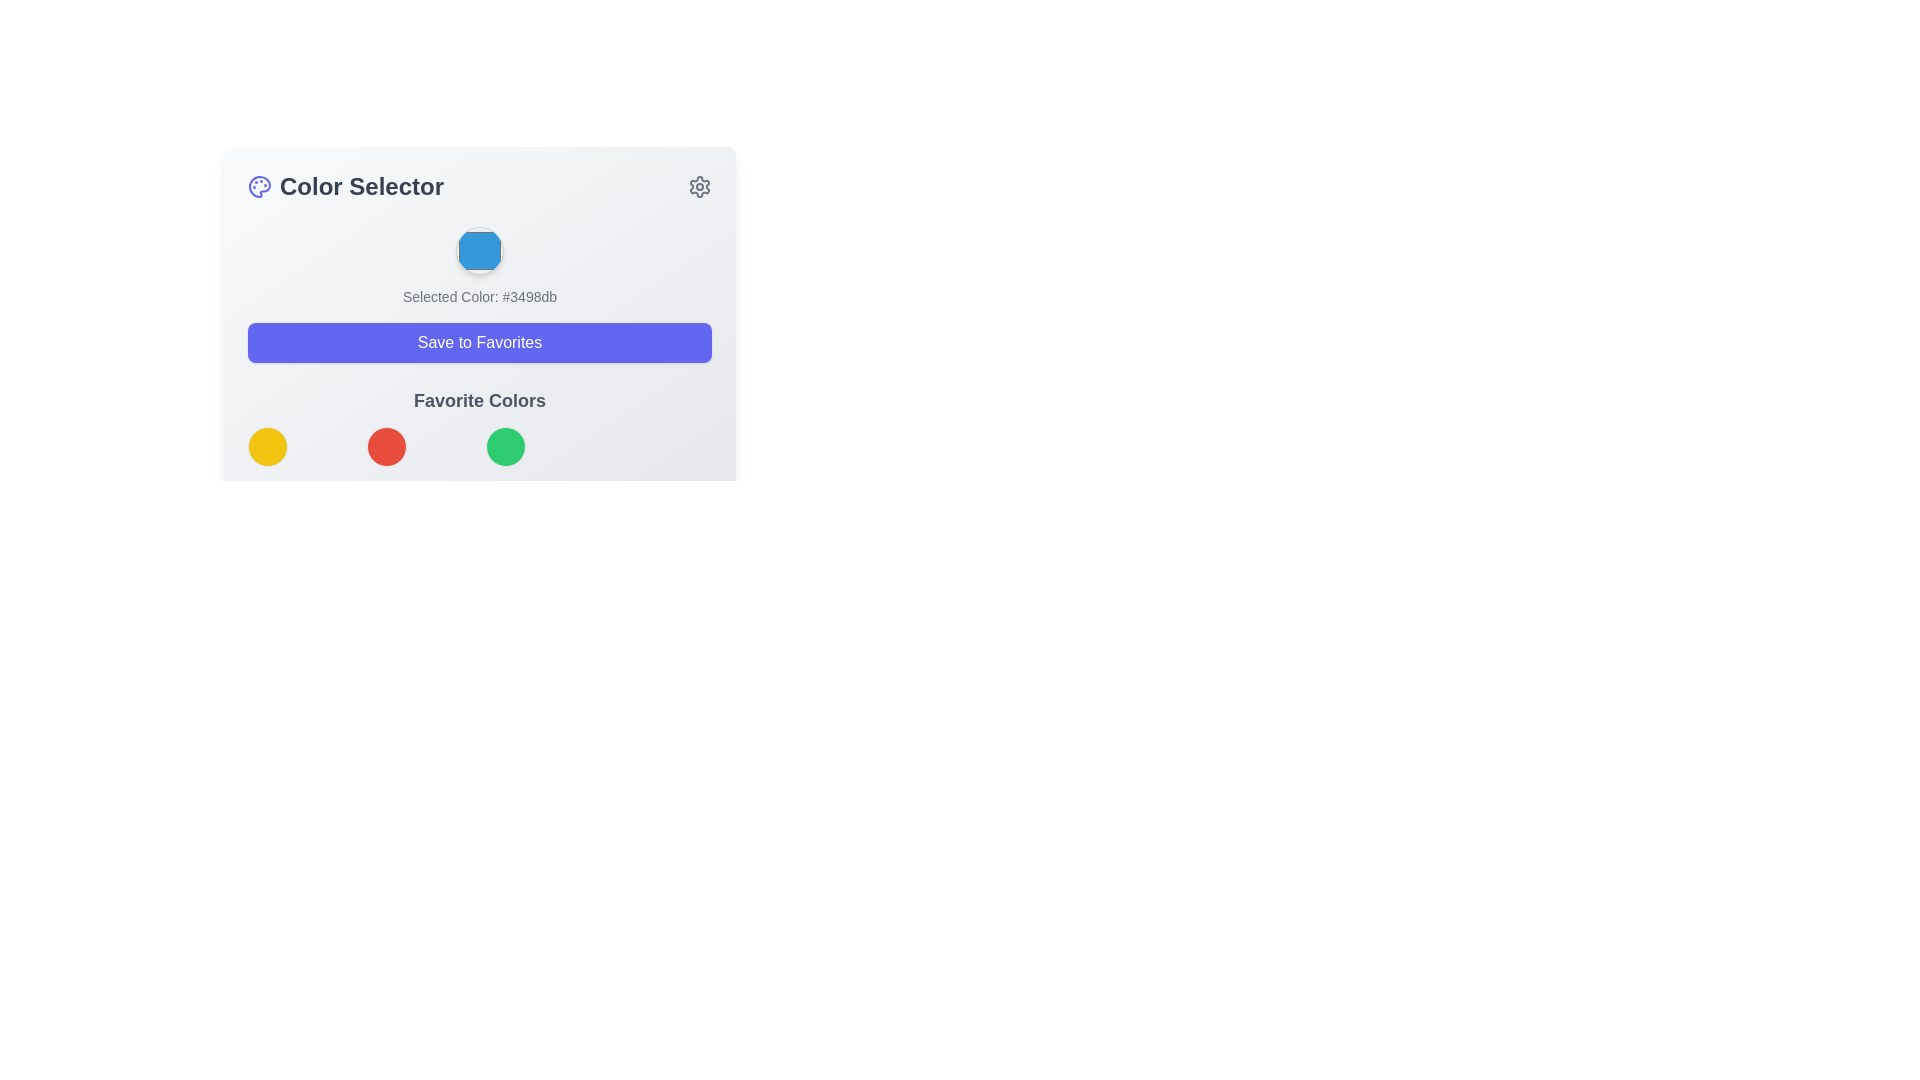 The image size is (1920, 1080). I want to click on the third clickable color selection button, which represents the green color option, located beneath the title 'Favorite Colors', so click(480, 446).